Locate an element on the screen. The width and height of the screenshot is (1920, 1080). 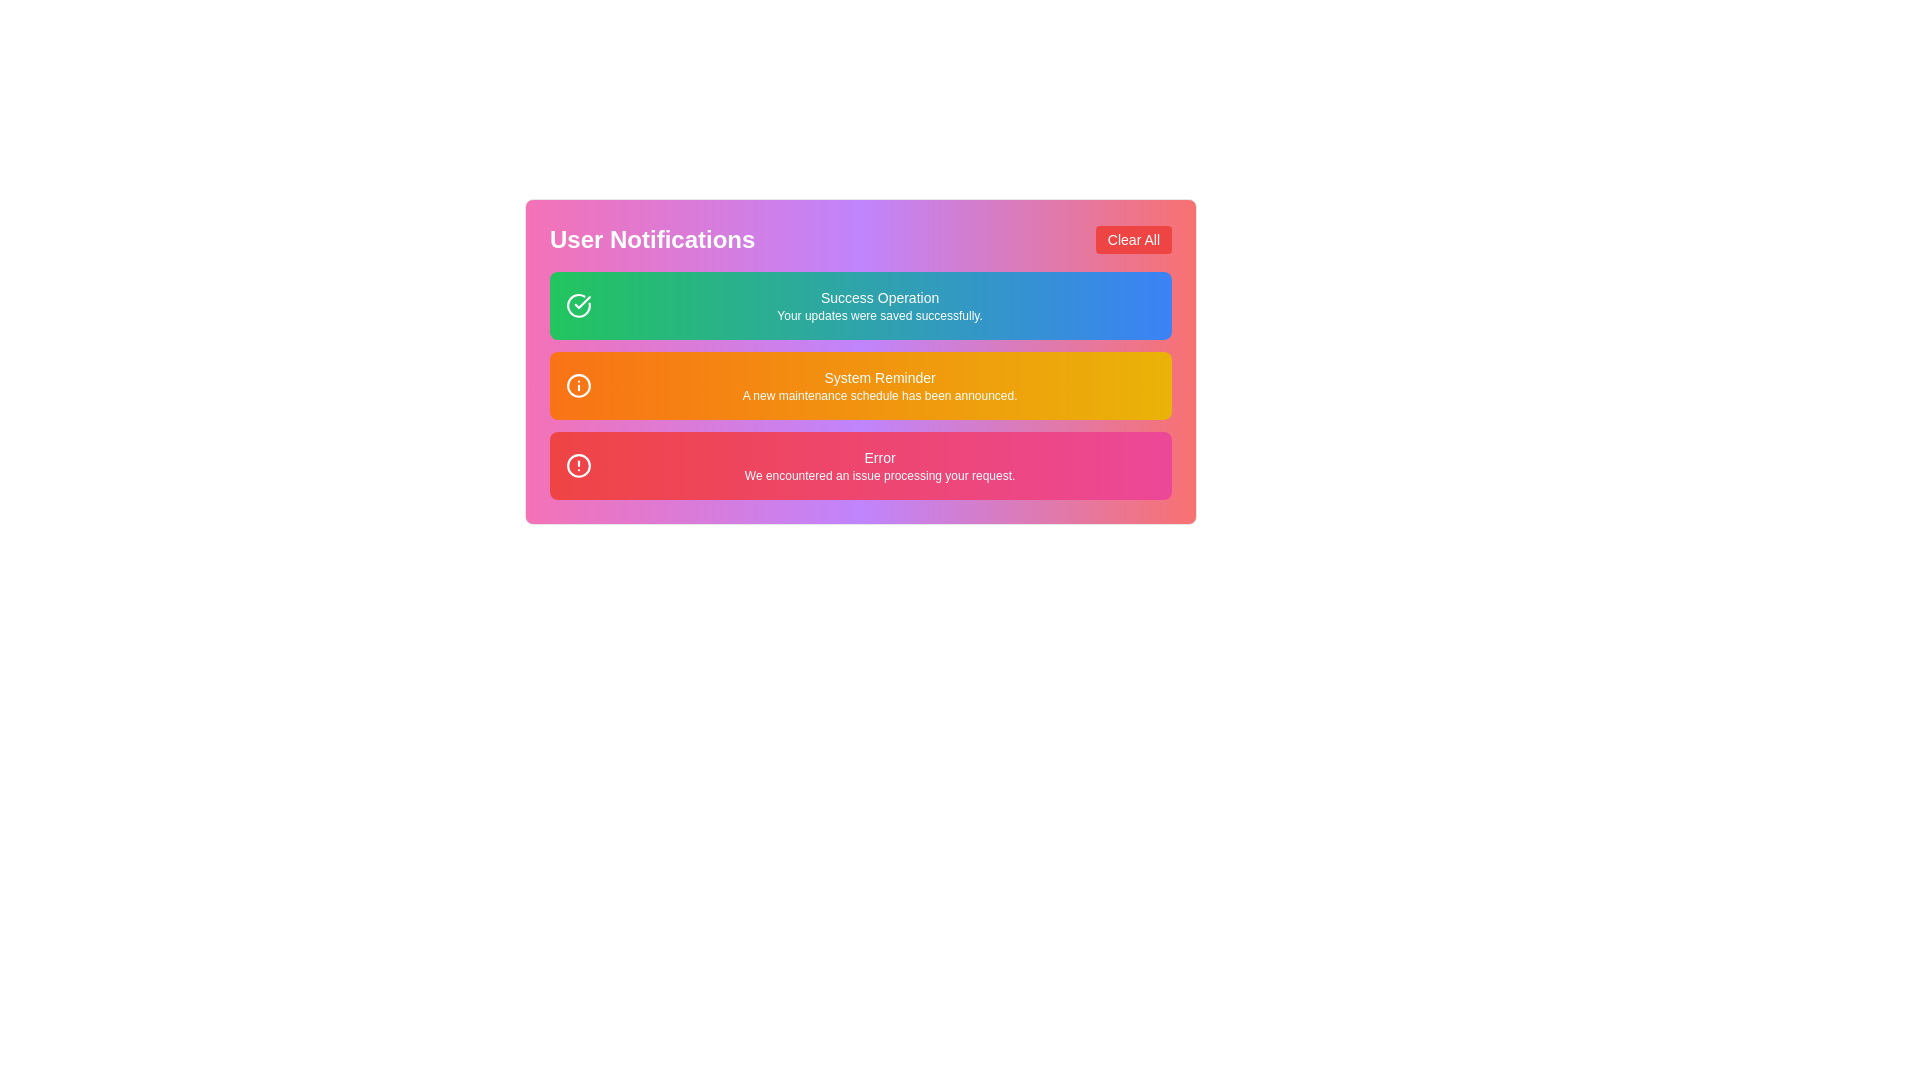
checkmark icon located within the green notification card titled 'Success Operation', positioned at the left side near the top edge is located at coordinates (581, 302).